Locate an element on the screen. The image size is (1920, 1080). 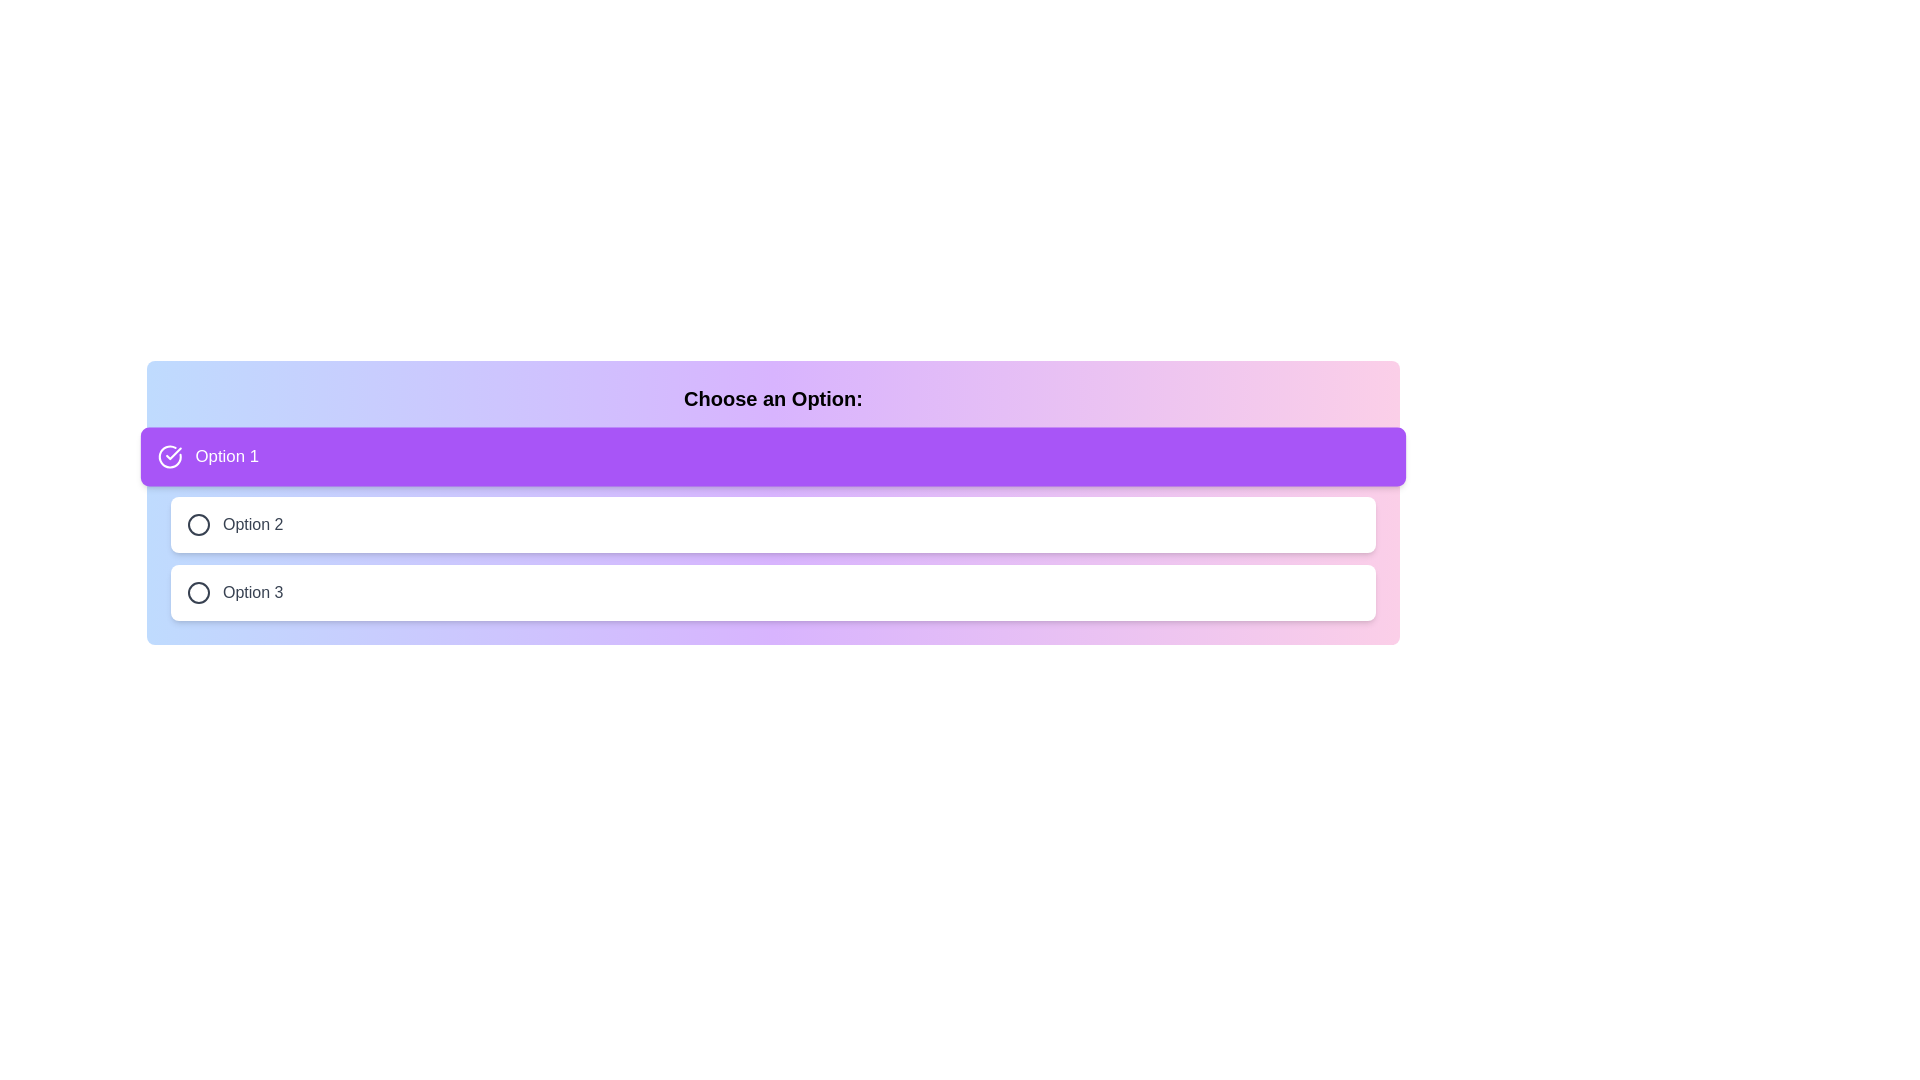
the static text label, which is the second option in a vertically stacked selection list, located to the right of the radio button icon is located at coordinates (252, 523).